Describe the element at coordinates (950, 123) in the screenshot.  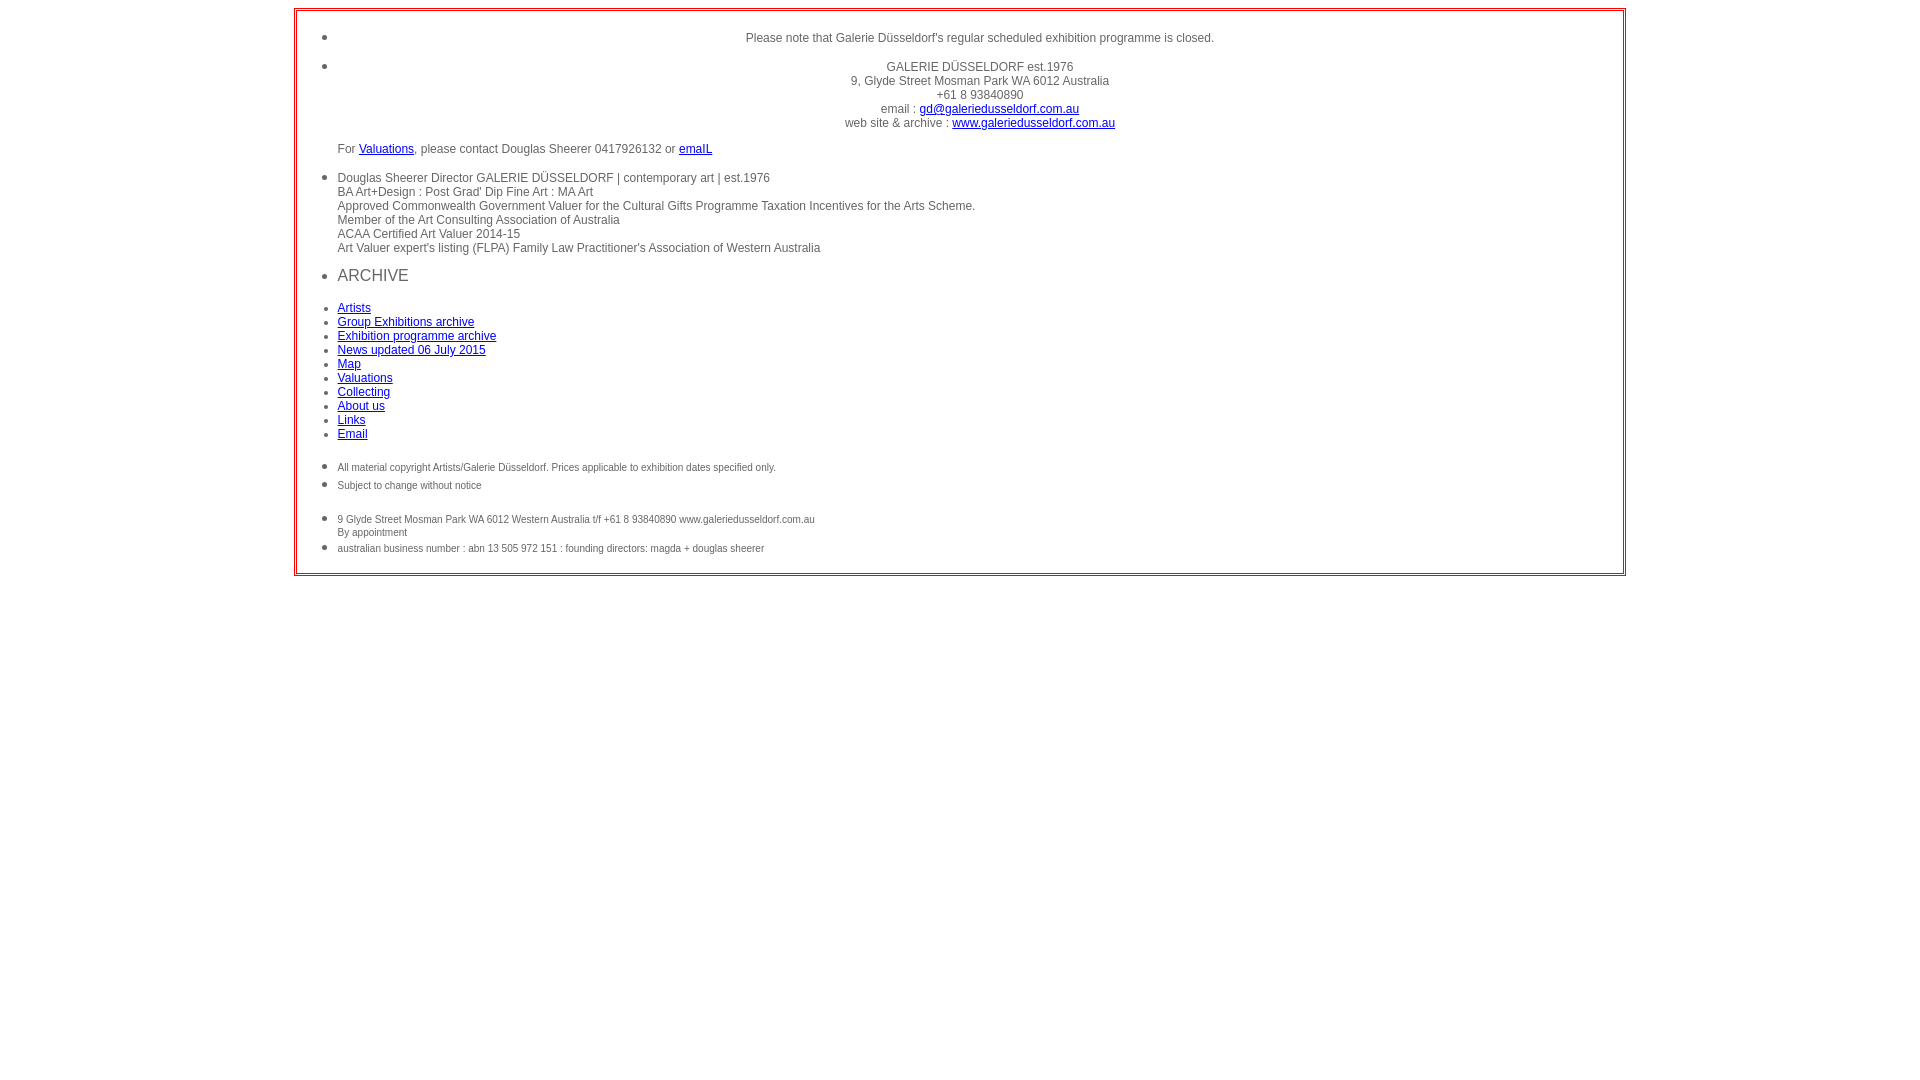
I see `'www.galeriedusseldorf.com.au'` at that location.